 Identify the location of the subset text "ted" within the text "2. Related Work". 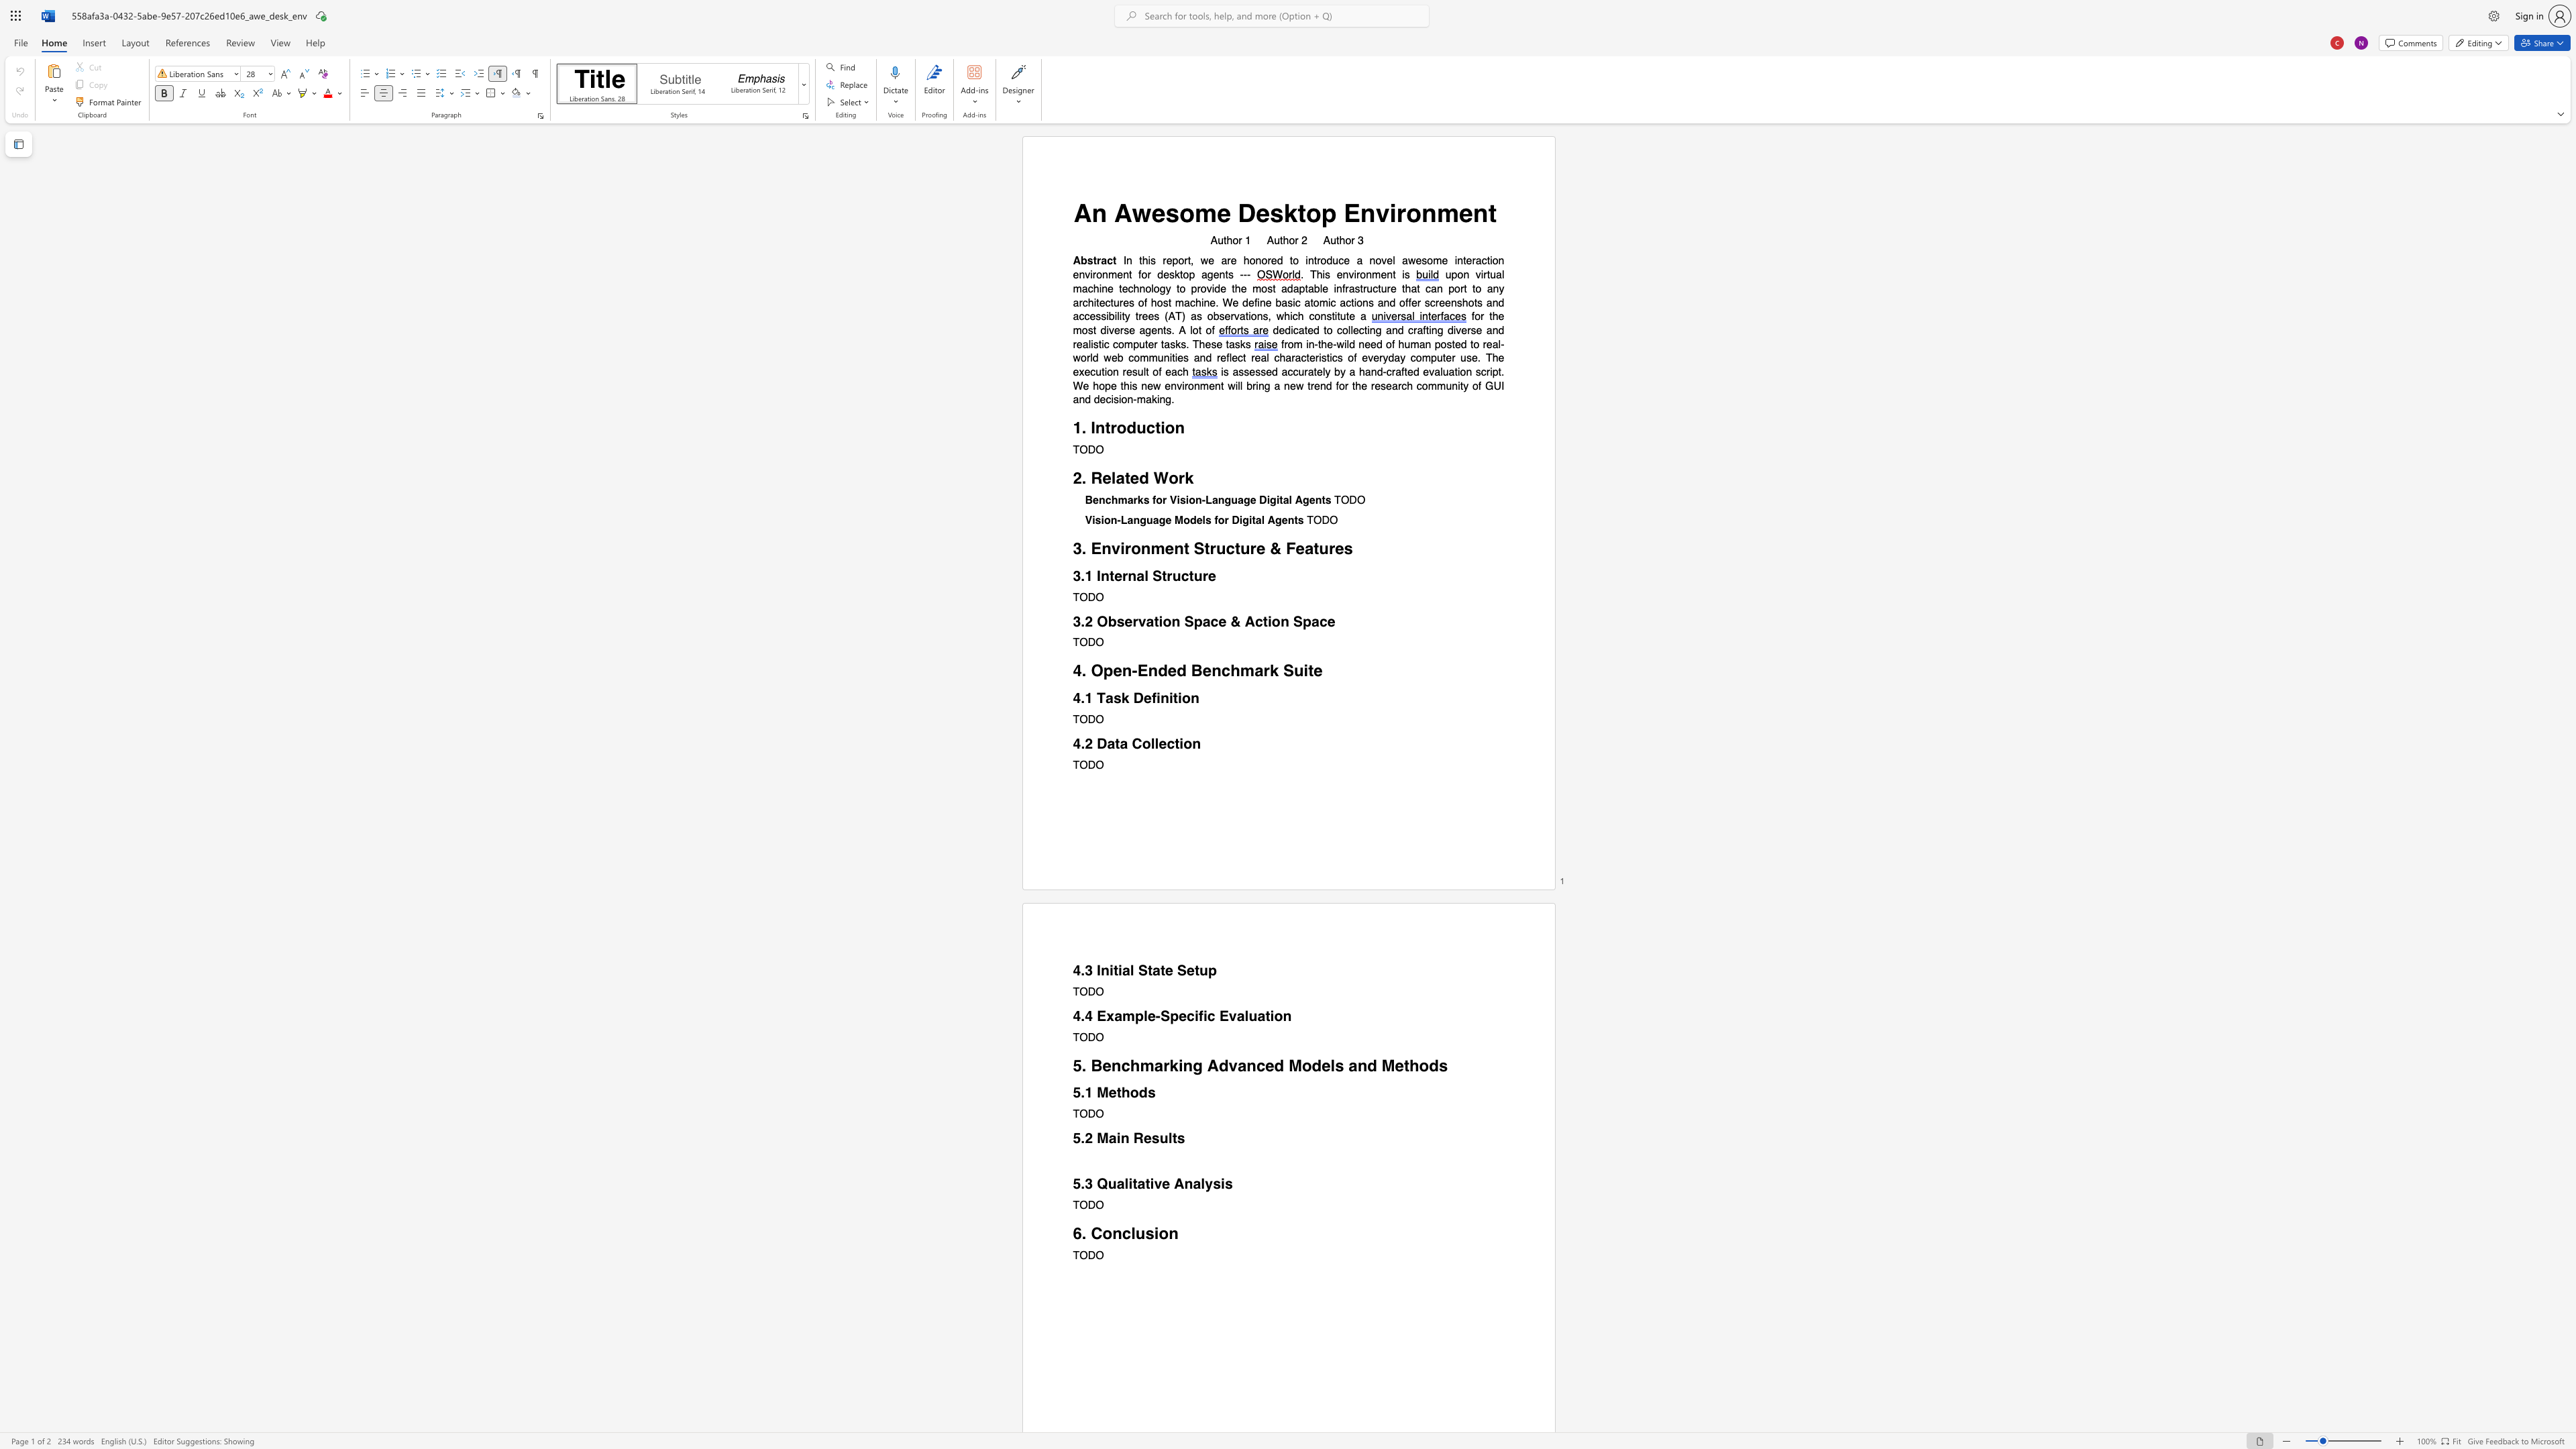
(1124, 478).